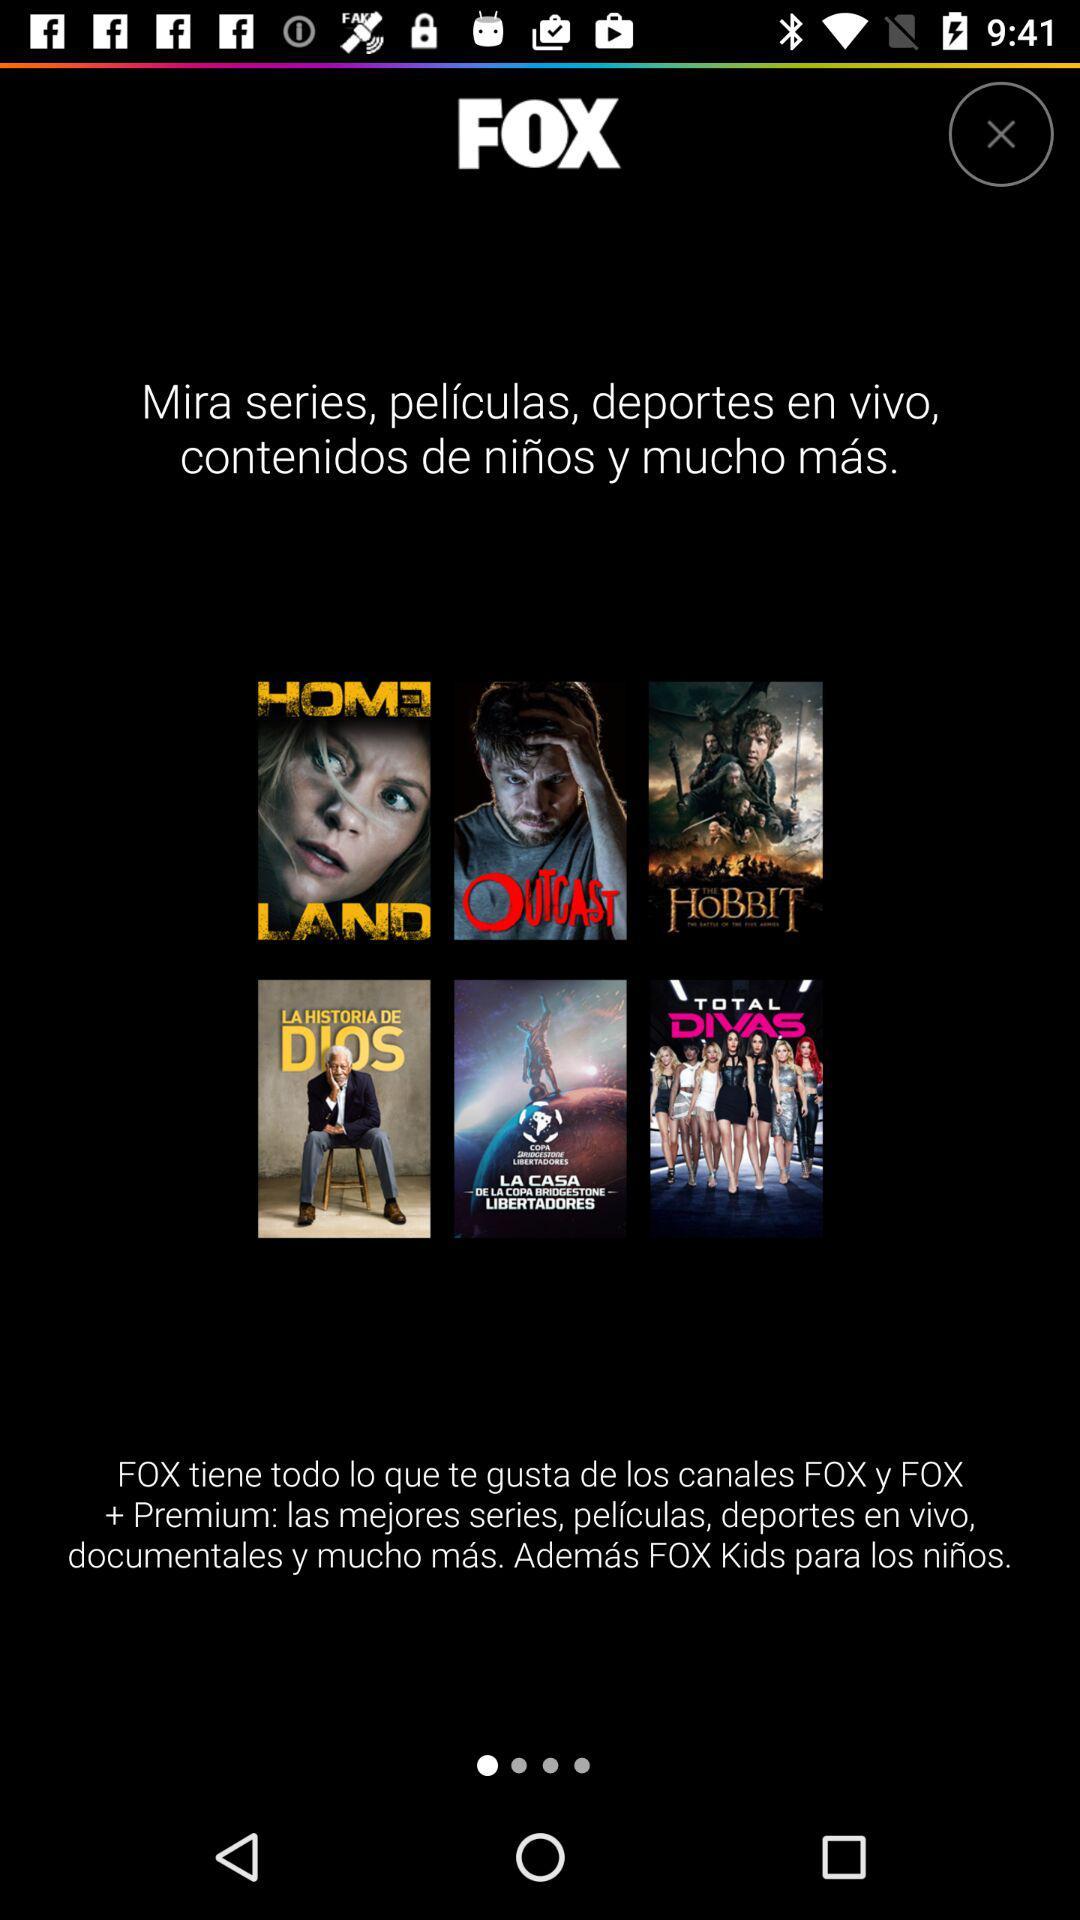 Image resolution: width=1080 pixels, height=1920 pixels. Describe the element at coordinates (538, 133) in the screenshot. I see `homepage` at that location.